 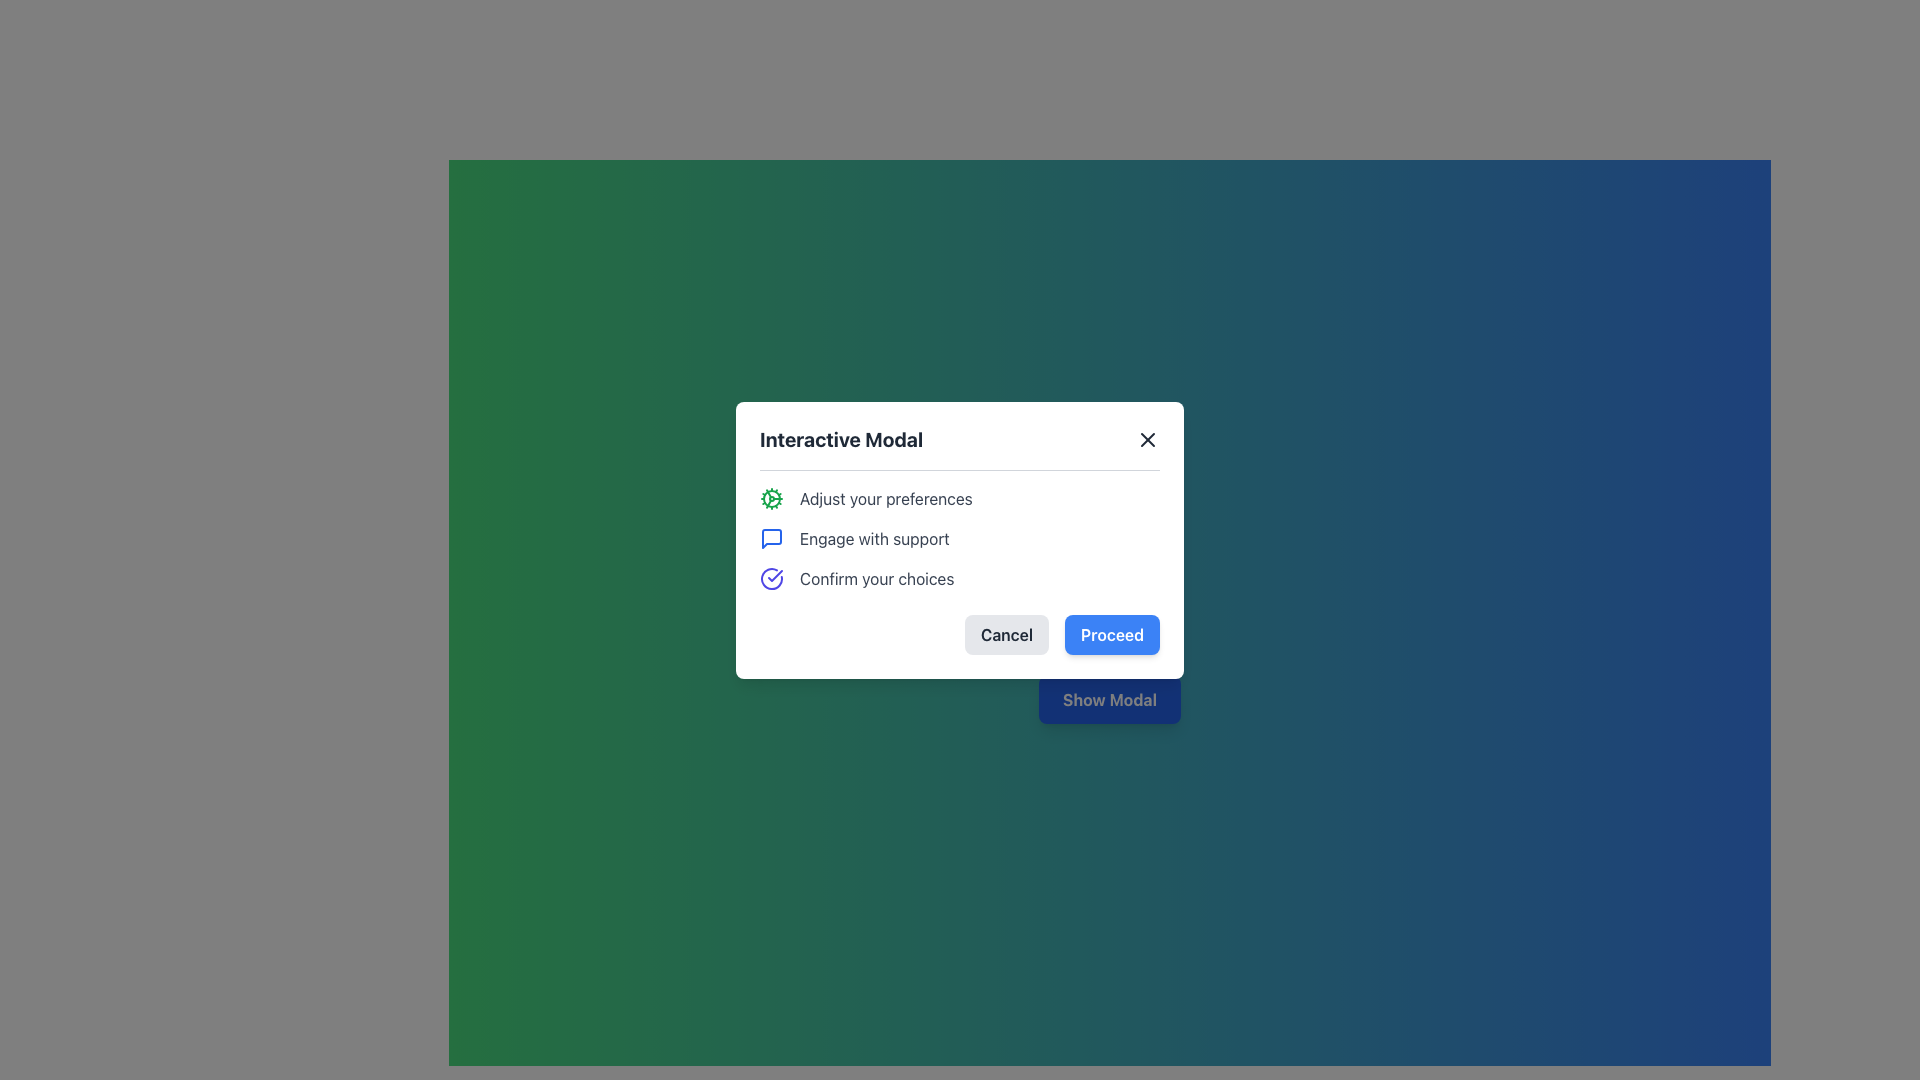 What do you see at coordinates (771, 578) in the screenshot?
I see `the circular icon with a checkmark inside, styled with an indigo-colored stroke, located beneath the 'Interactive Modal' header and to the left of the 'Confirm your choices' label` at bounding box center [771, 578].